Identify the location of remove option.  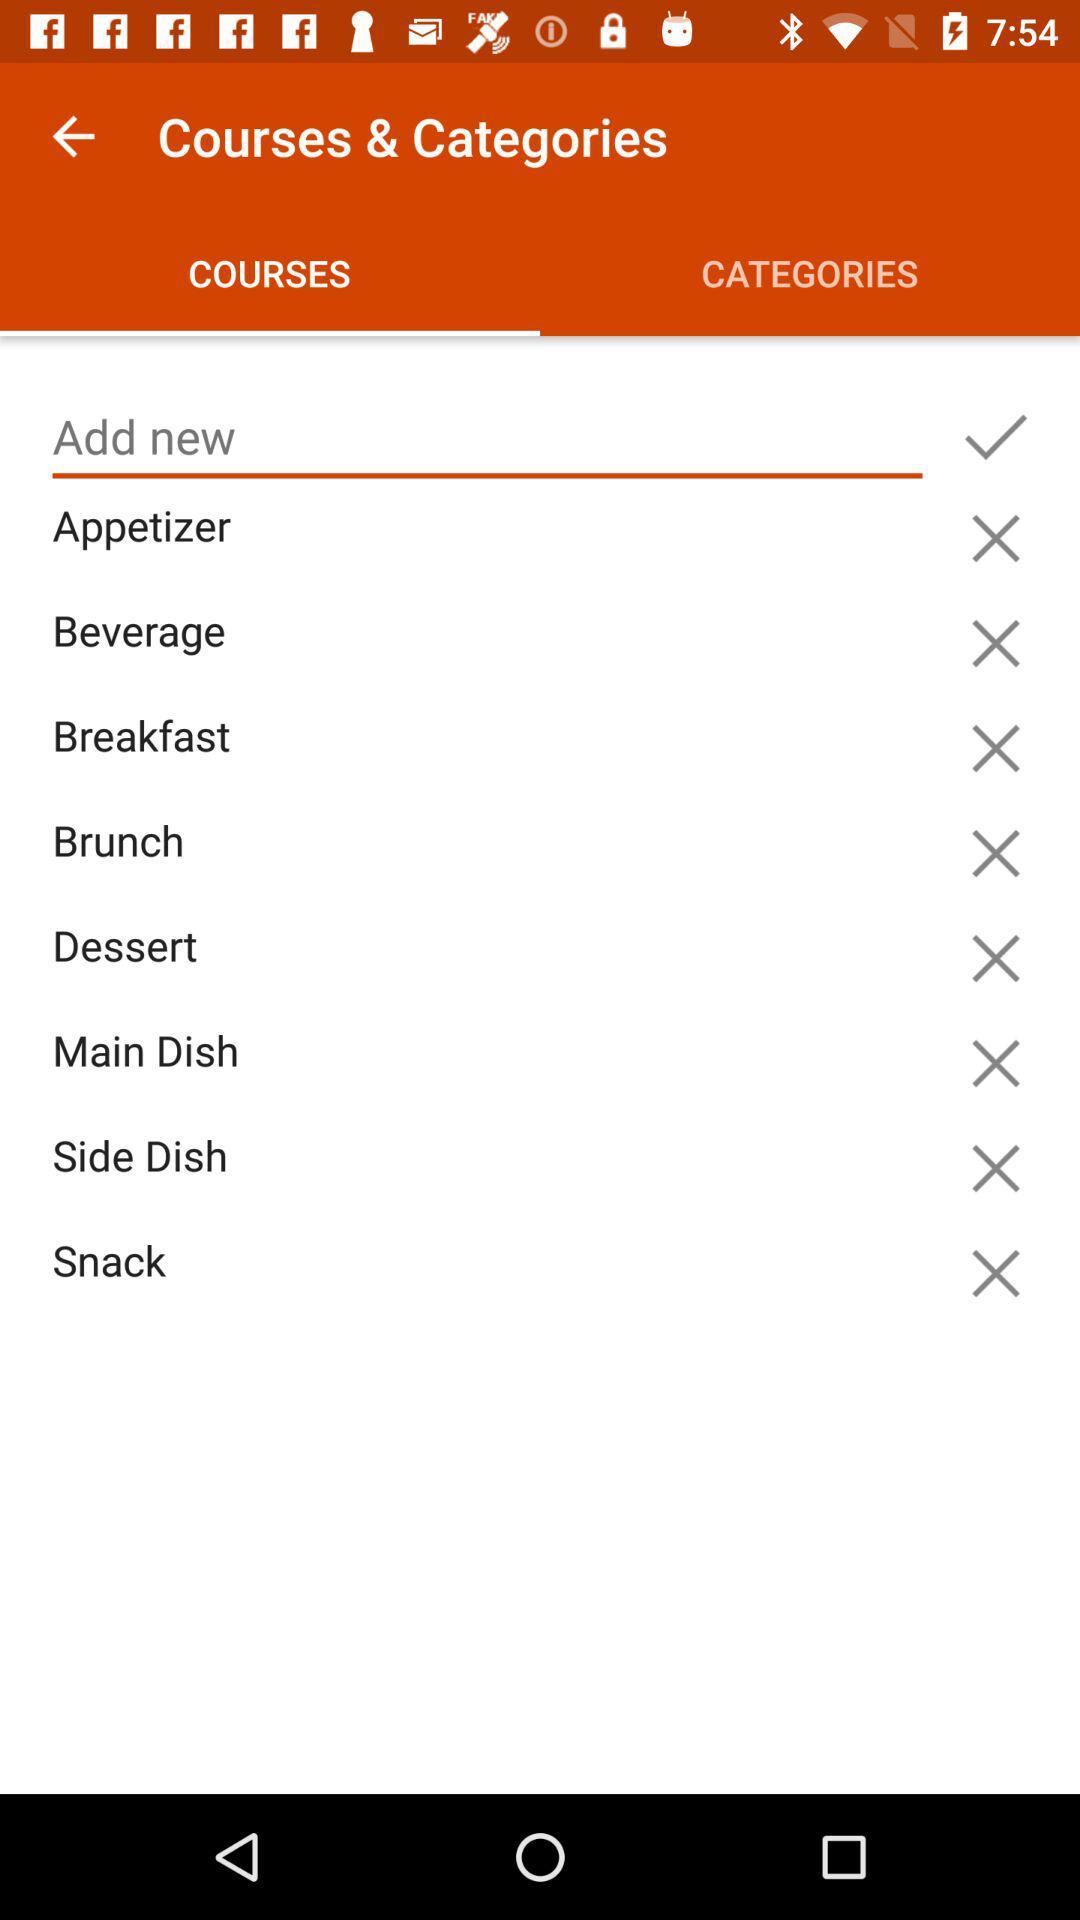
(995, 1062).